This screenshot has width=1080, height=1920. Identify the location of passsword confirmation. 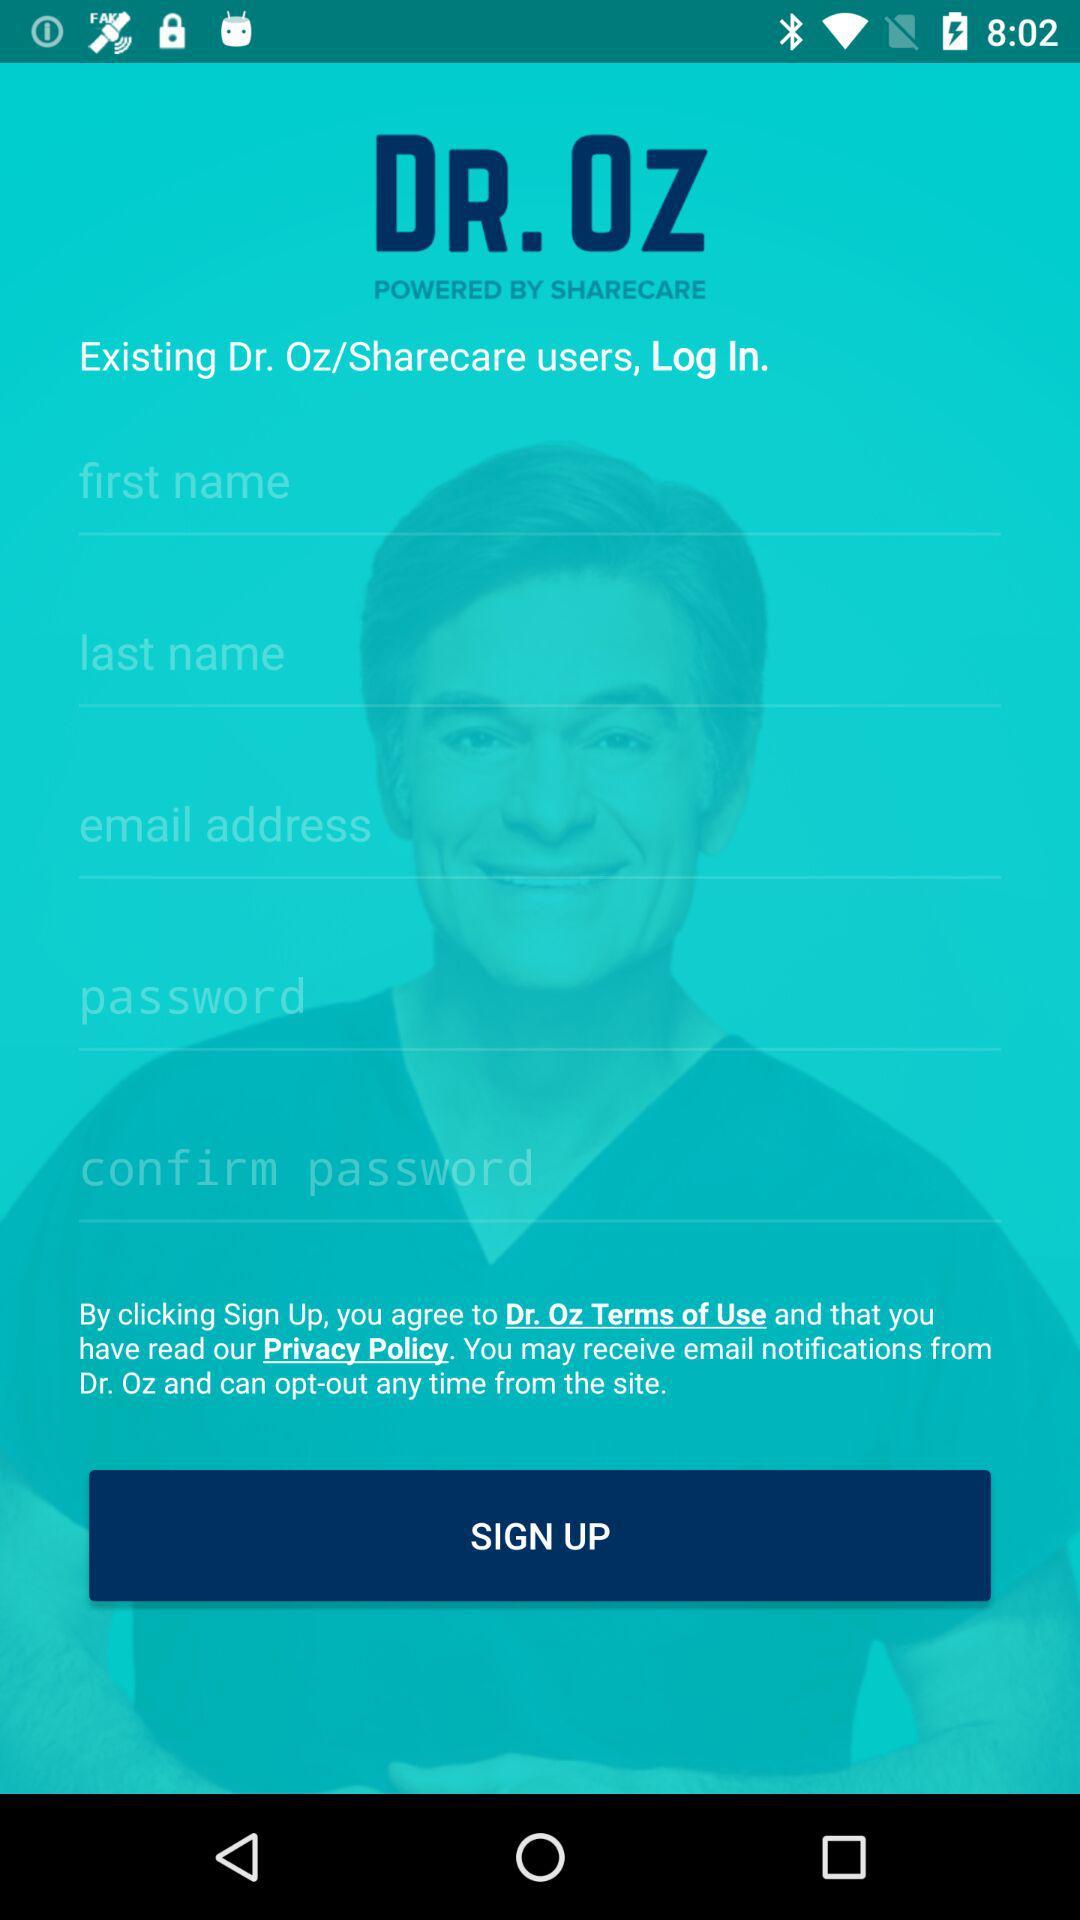
(540, 1161).